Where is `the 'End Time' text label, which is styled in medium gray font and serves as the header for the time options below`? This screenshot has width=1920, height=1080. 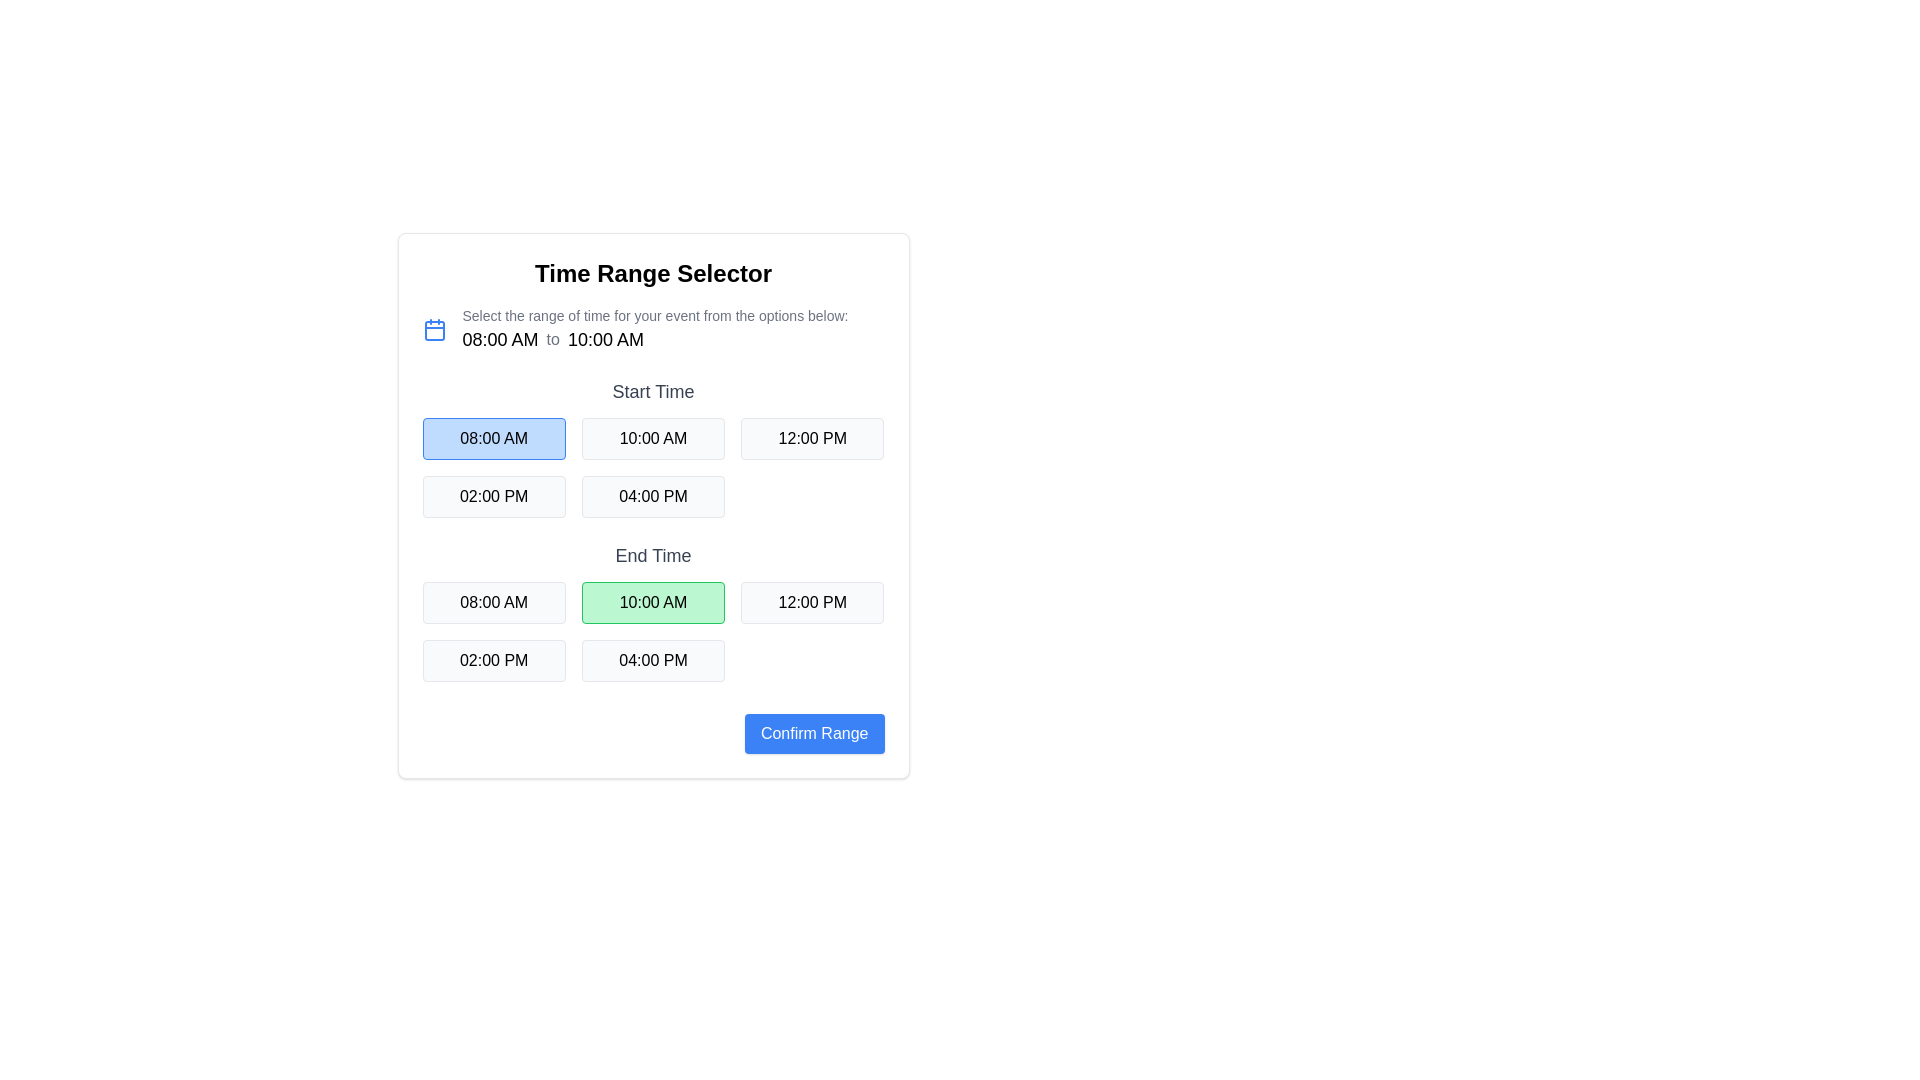 the 'End Time' text label, which is styled in medium gray font and serves as the header for the time options below is located at coordinates (653, 555).